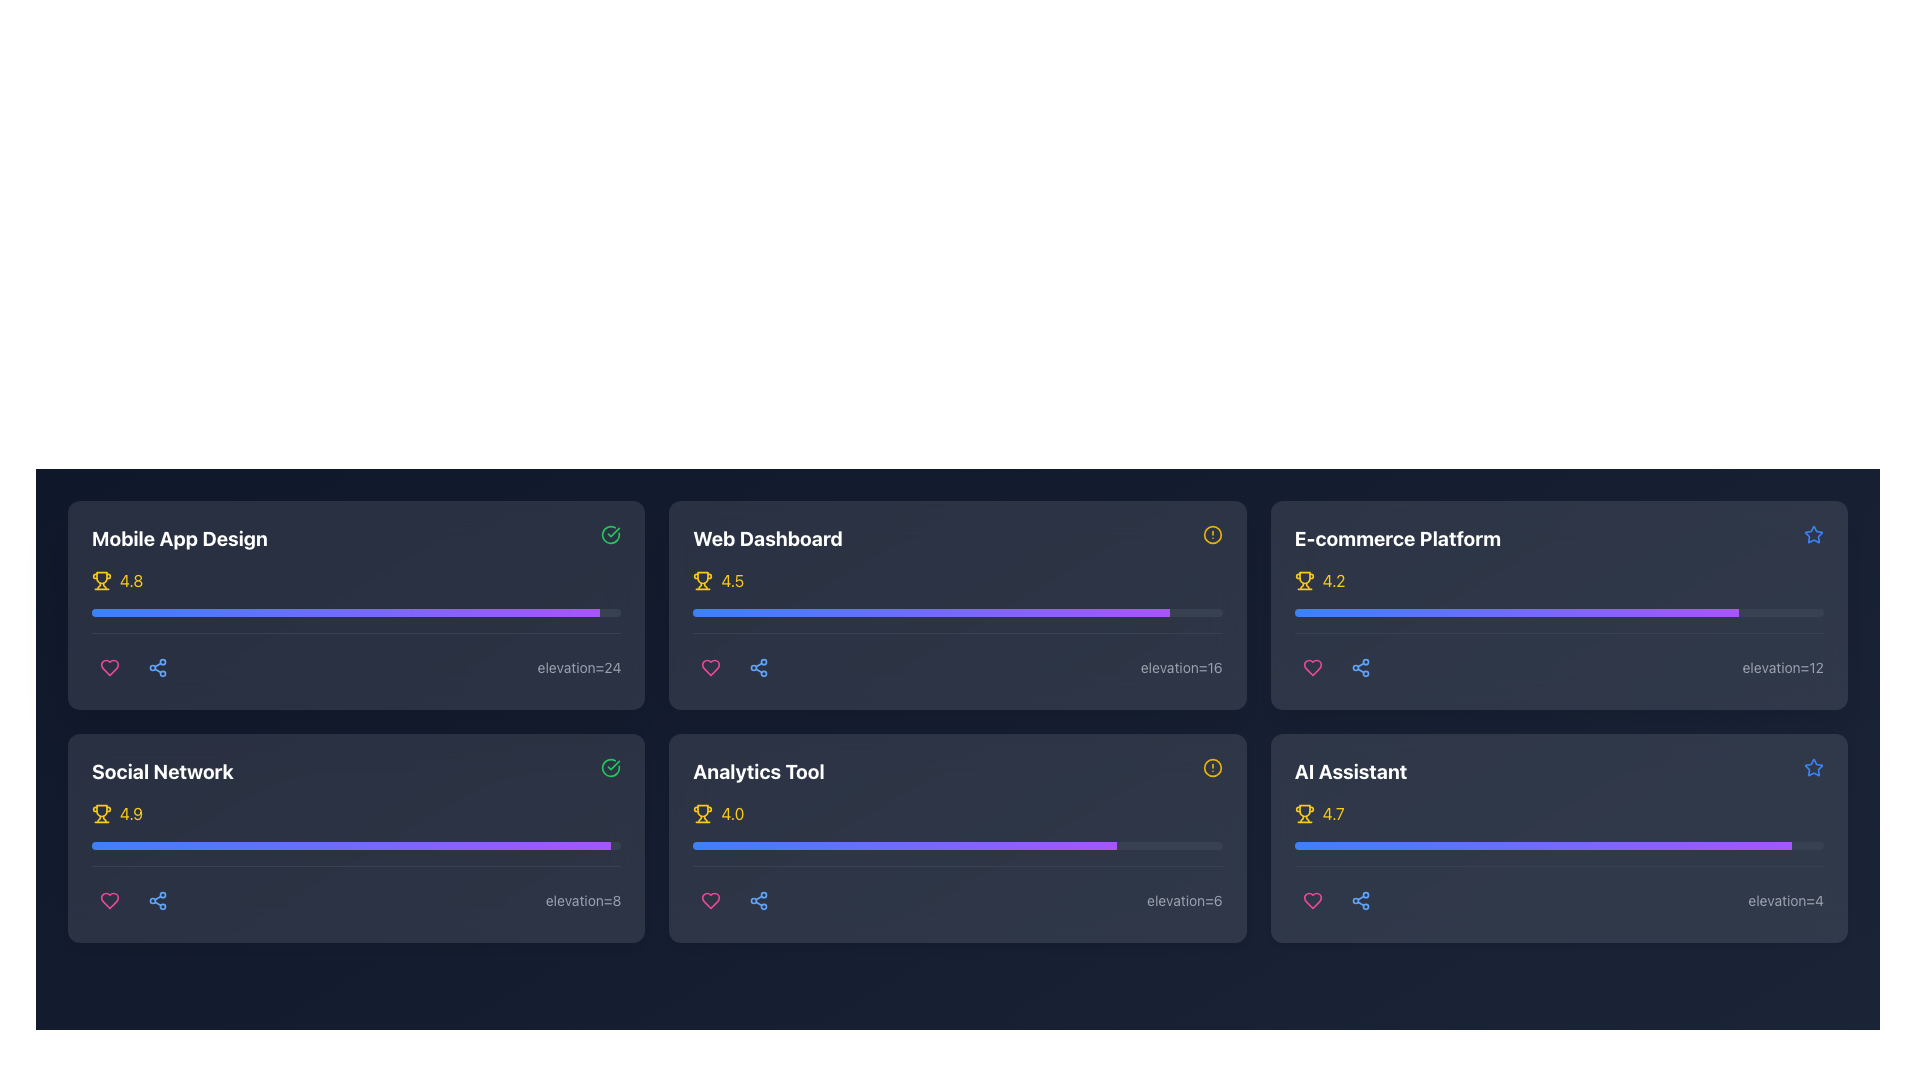  I want to click on the share icon represented by a blue connected network symbol located in the lower center of the 'E-commerce Platform' card to initiate the sharing action, so click(1360, 667).